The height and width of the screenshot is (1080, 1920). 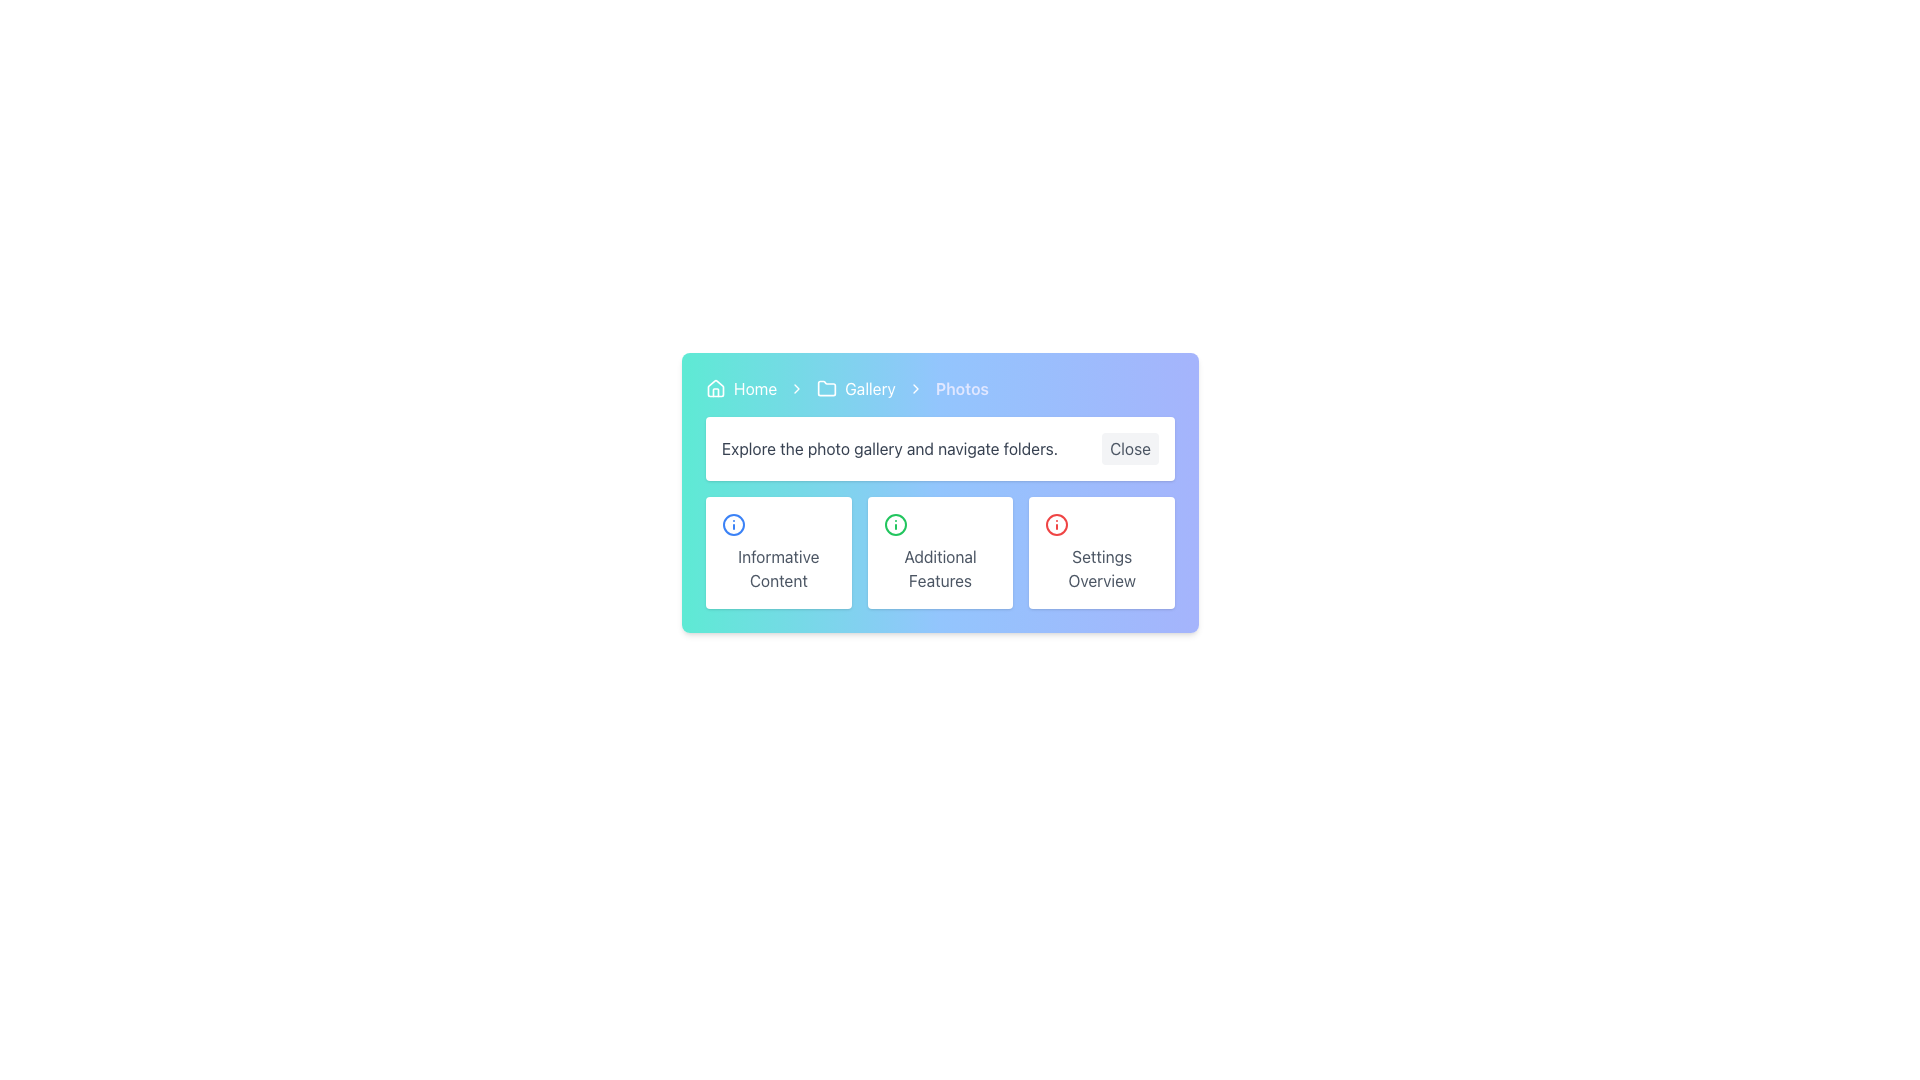 What do you see at coordinates (1101, 569) in the screenshot?
I see `the text 'Settings Overview' styled with a gray font color` at bounding box center [1101, 569].